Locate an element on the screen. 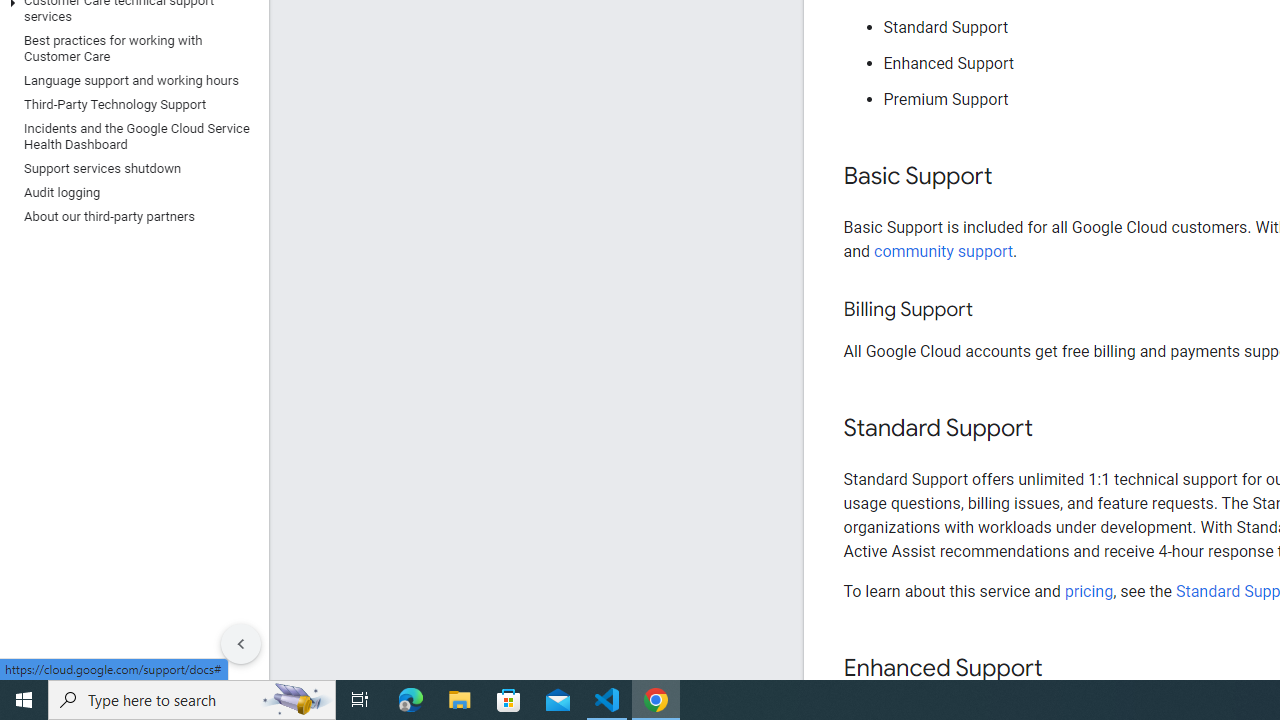 Image resolution: width=1280 pixels, height=720 pixels. 'Language support and working hours' is located at coordinates (129, 80).